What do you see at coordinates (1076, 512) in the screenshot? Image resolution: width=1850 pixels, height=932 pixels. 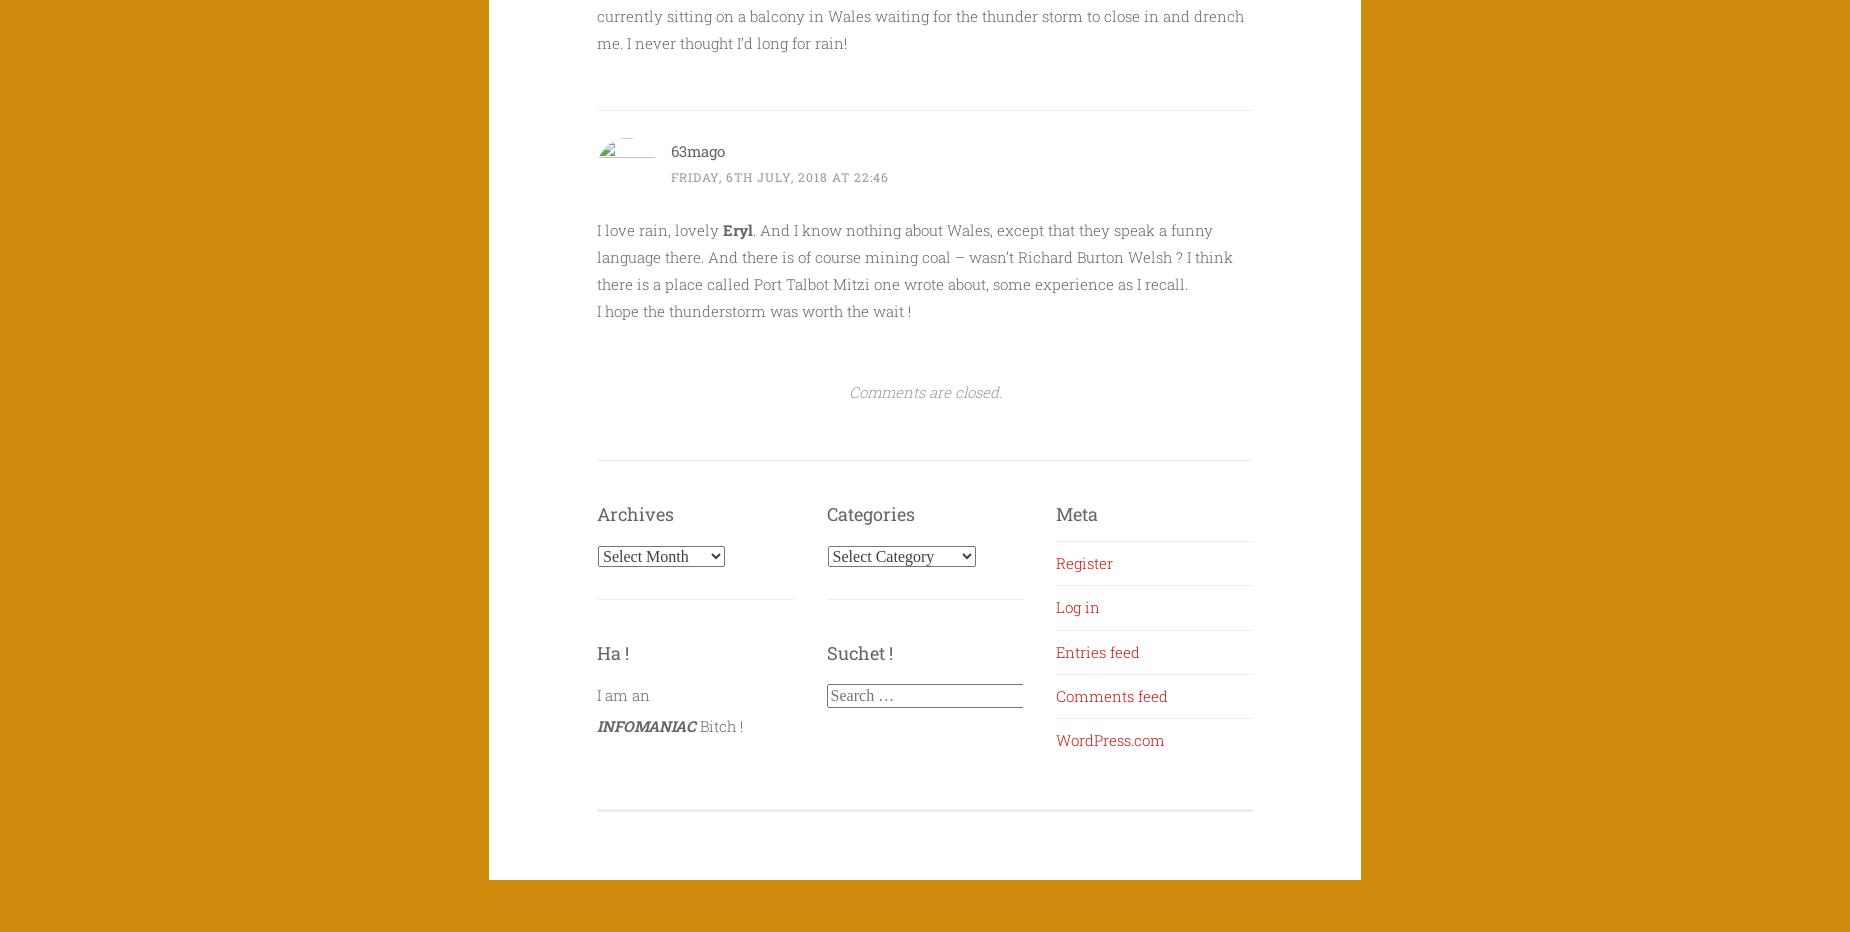 I see `'Meta'` at bounding box center [1076, 512].